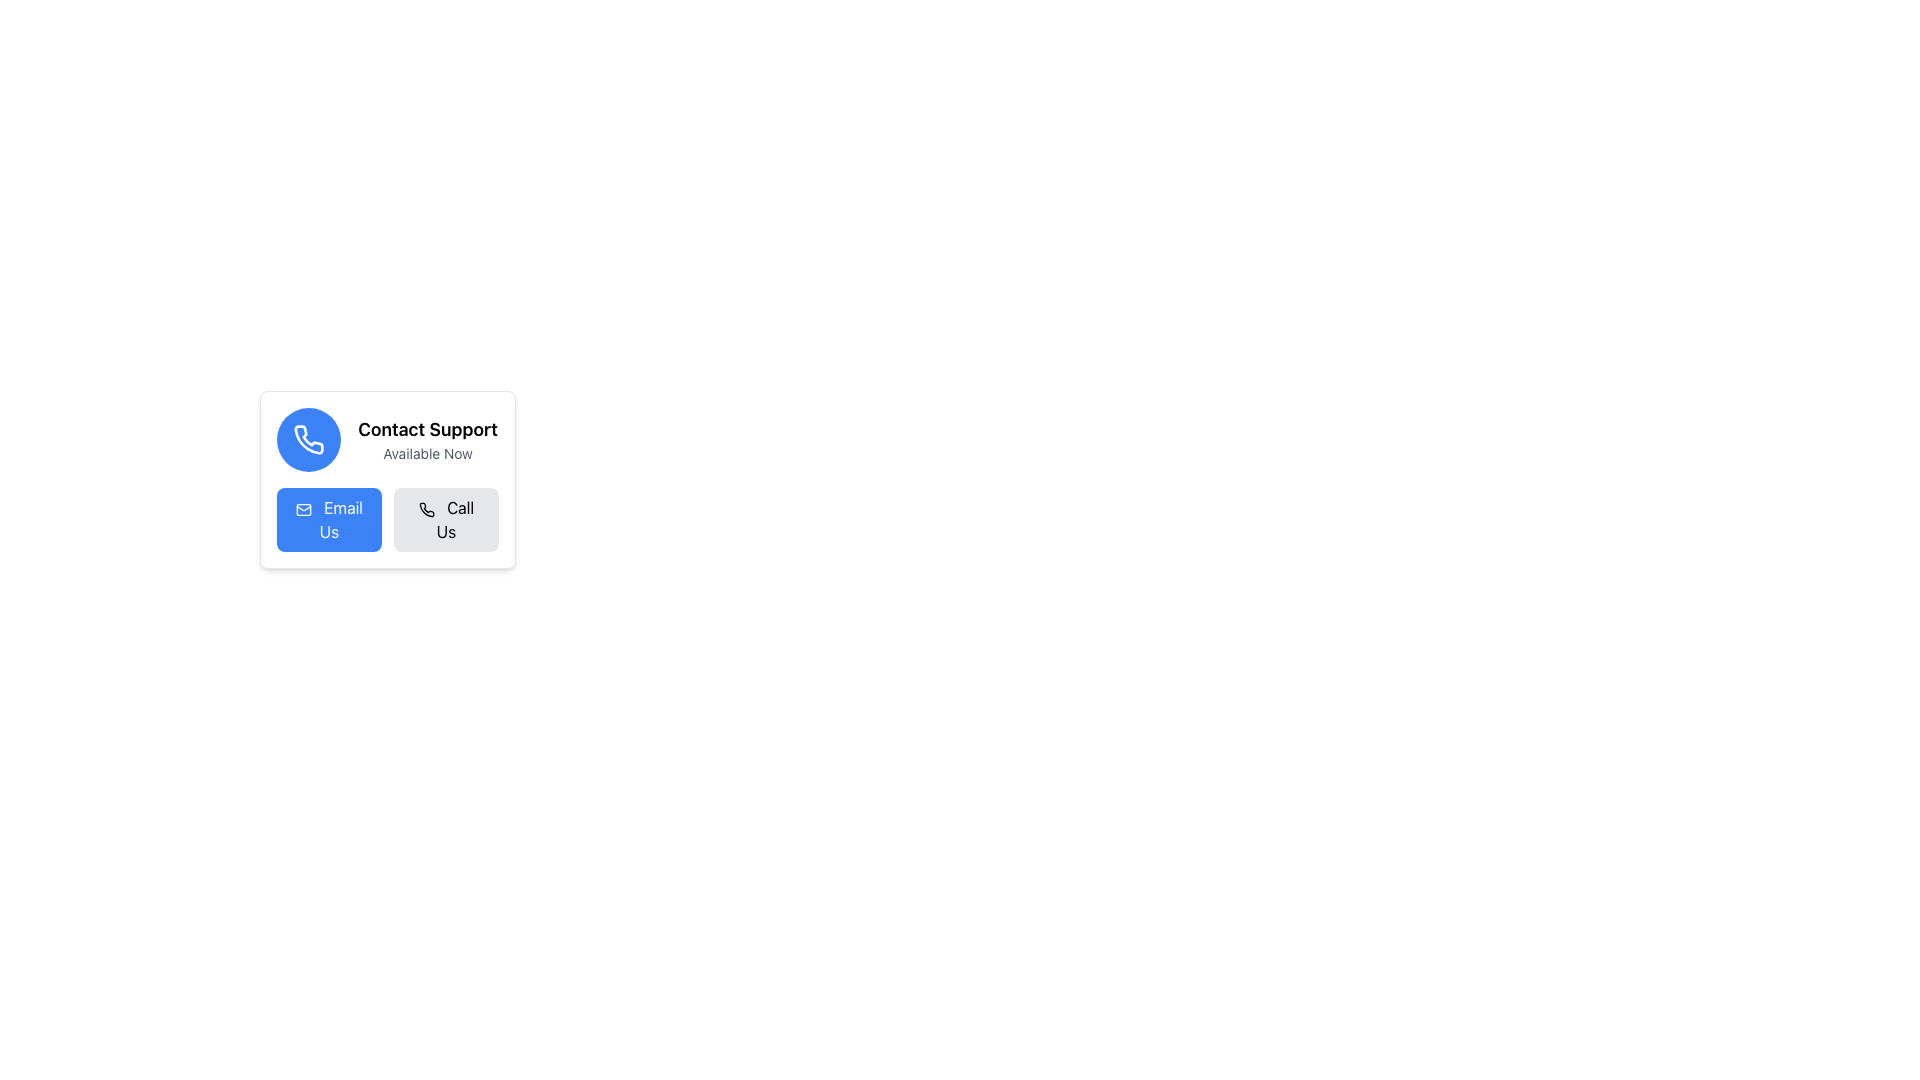  I want to click on the status display text indicating that the support team is available, located beneath the 'Contact Support' heading, so click(426, 454).